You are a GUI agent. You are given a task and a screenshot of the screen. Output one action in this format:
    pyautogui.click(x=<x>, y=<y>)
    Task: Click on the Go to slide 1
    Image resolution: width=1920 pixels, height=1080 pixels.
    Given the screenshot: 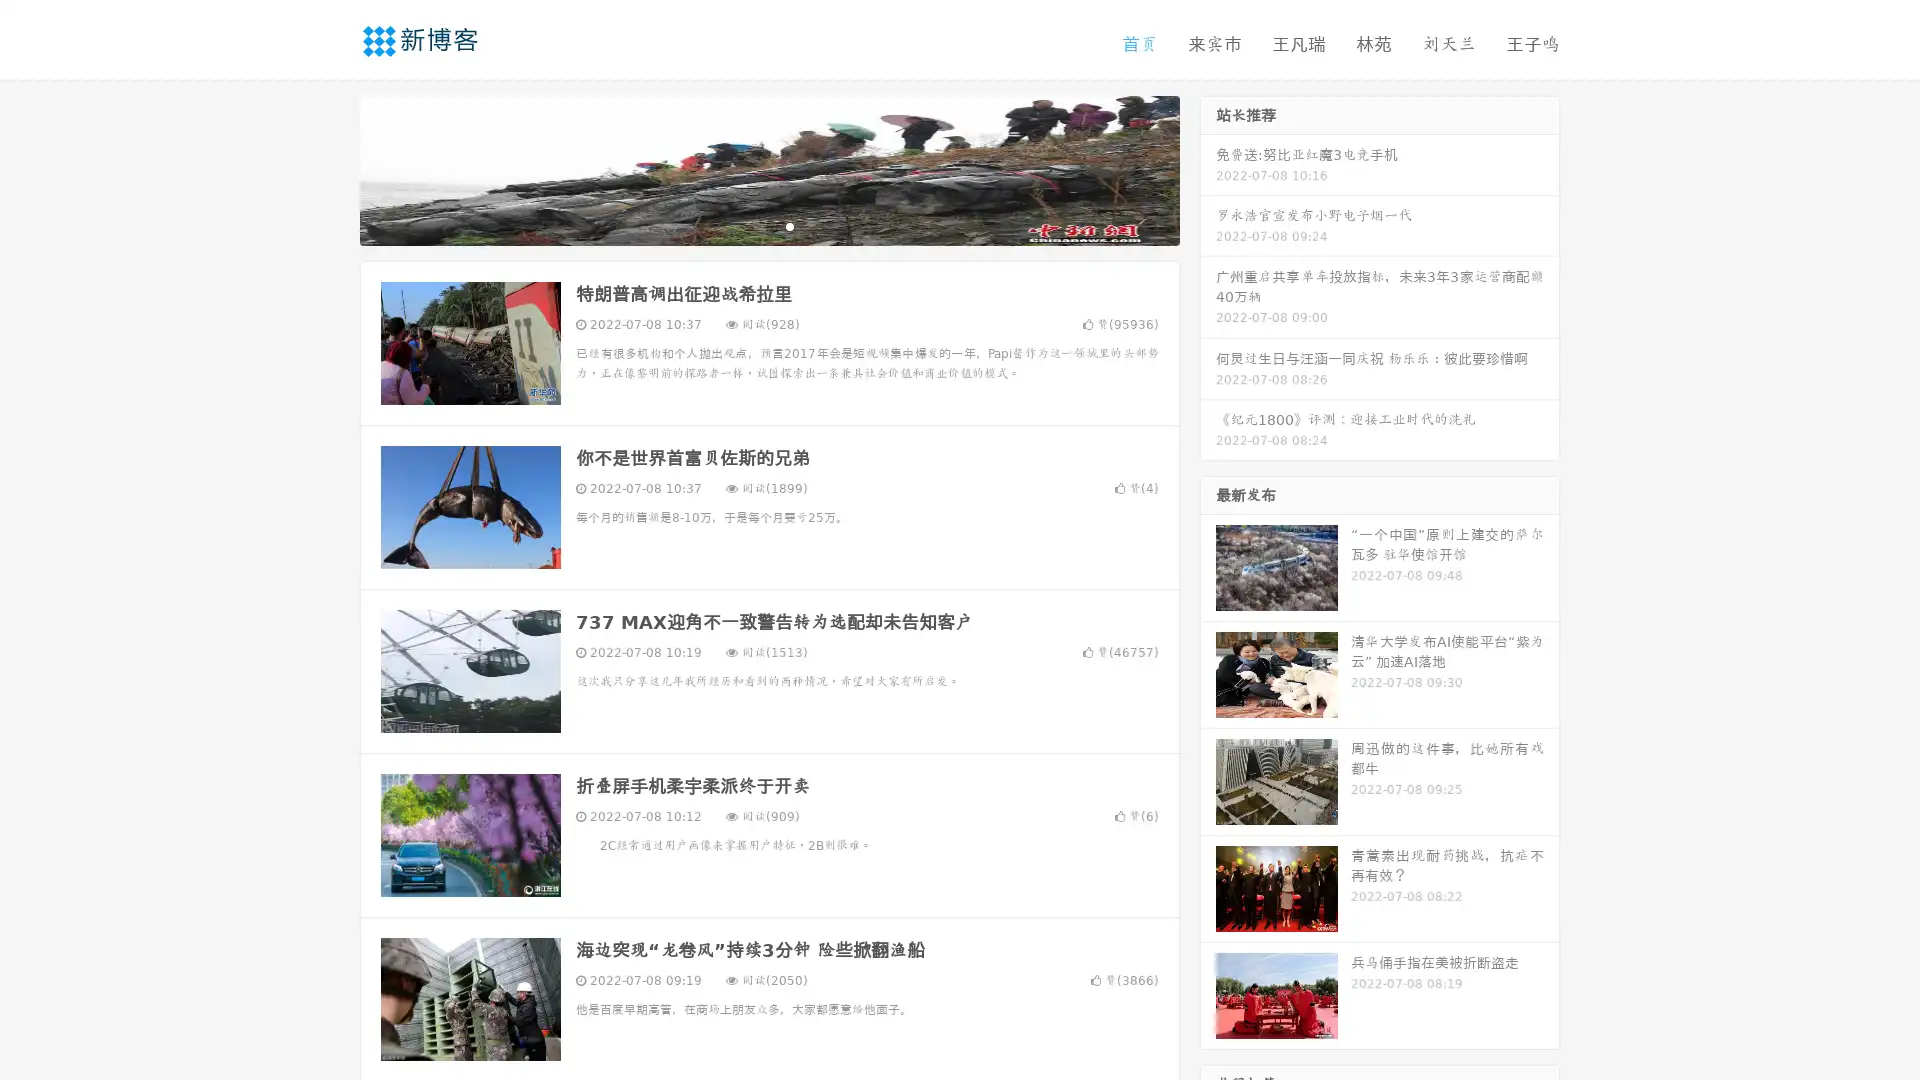 What is the action you would take?
    pyautogui.click(x=748, y=225)
    